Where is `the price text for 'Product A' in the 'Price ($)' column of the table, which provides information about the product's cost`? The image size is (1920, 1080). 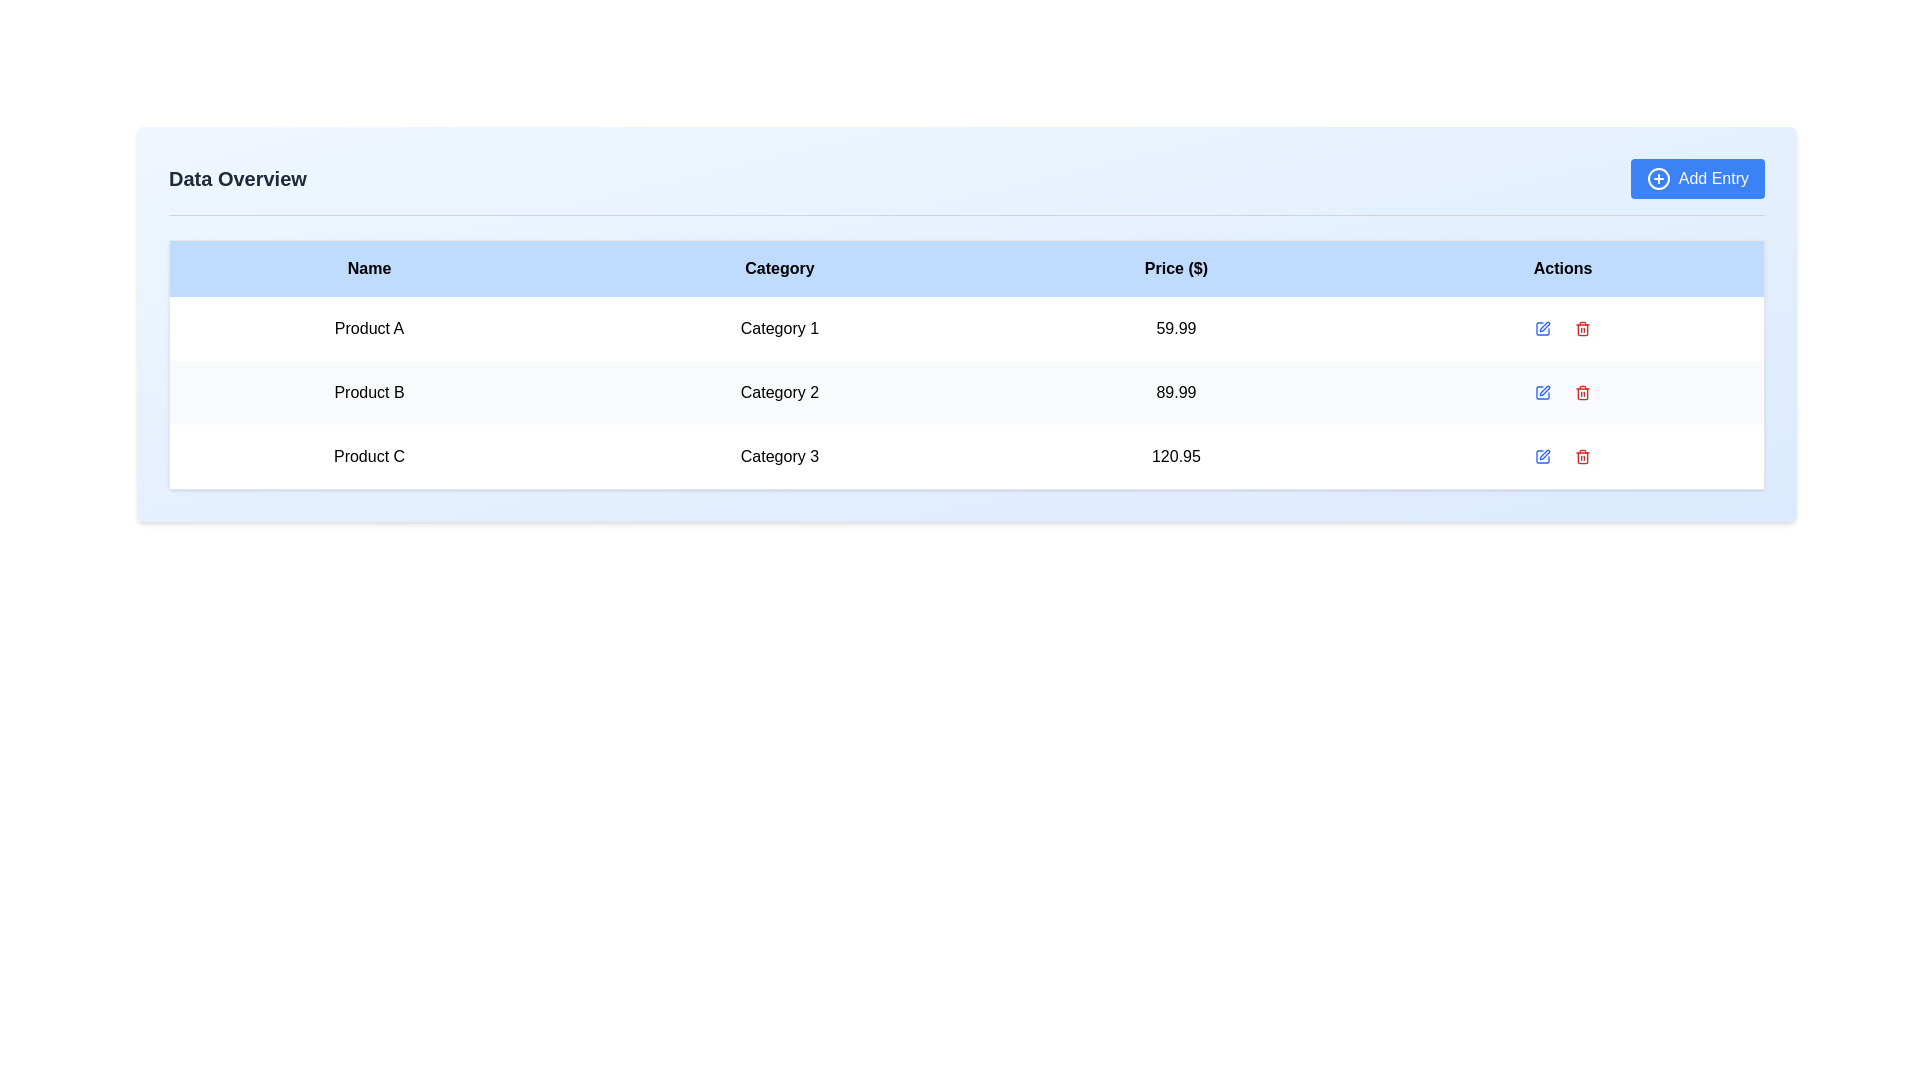
the price text for 'Product A' in the 'Price ($)' column of the table, which provides information about the product's cost is located at coordinates (1176, 327).